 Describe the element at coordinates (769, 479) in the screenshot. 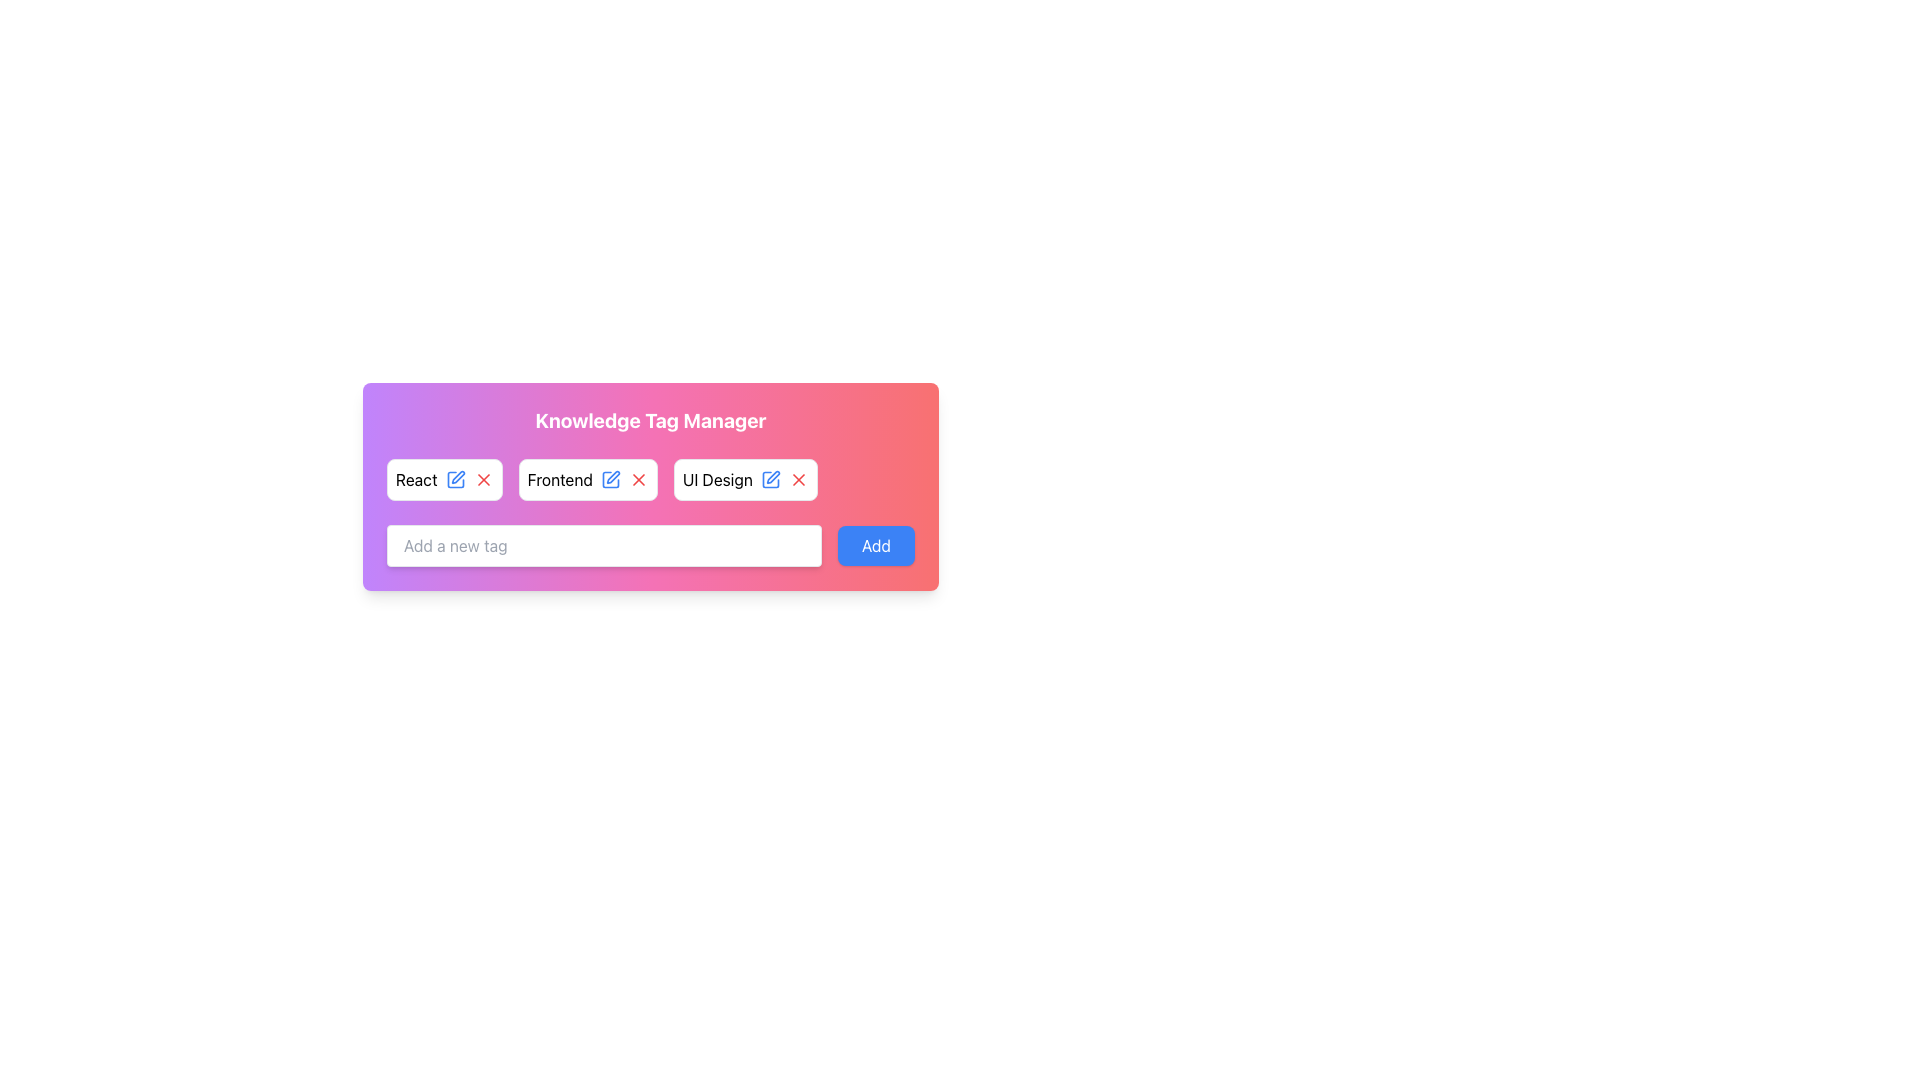

I see `the small blue pen-like icon located within the 'UI Design' tag` at that location.